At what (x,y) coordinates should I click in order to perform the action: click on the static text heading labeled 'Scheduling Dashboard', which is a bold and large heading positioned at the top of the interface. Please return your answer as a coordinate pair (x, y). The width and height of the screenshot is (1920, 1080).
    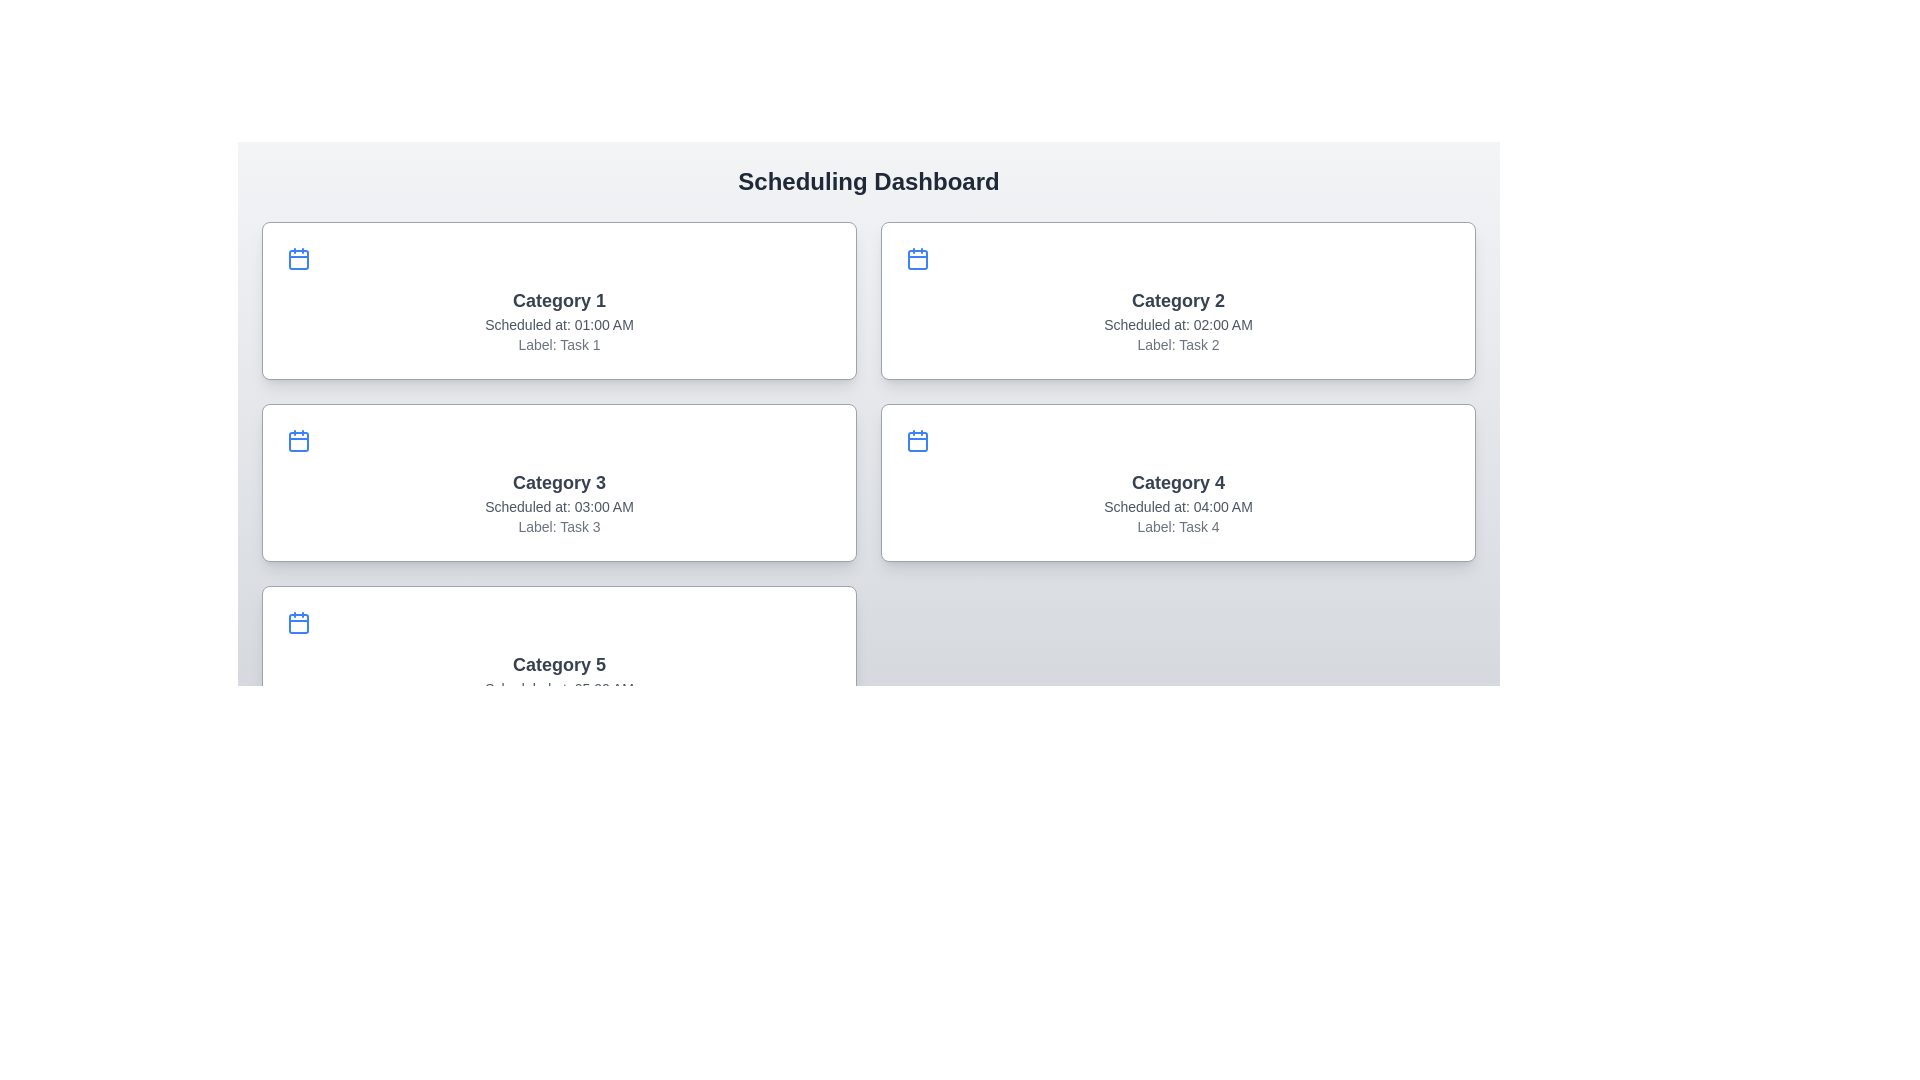
    Looking at the image, I should click on (868, 181).